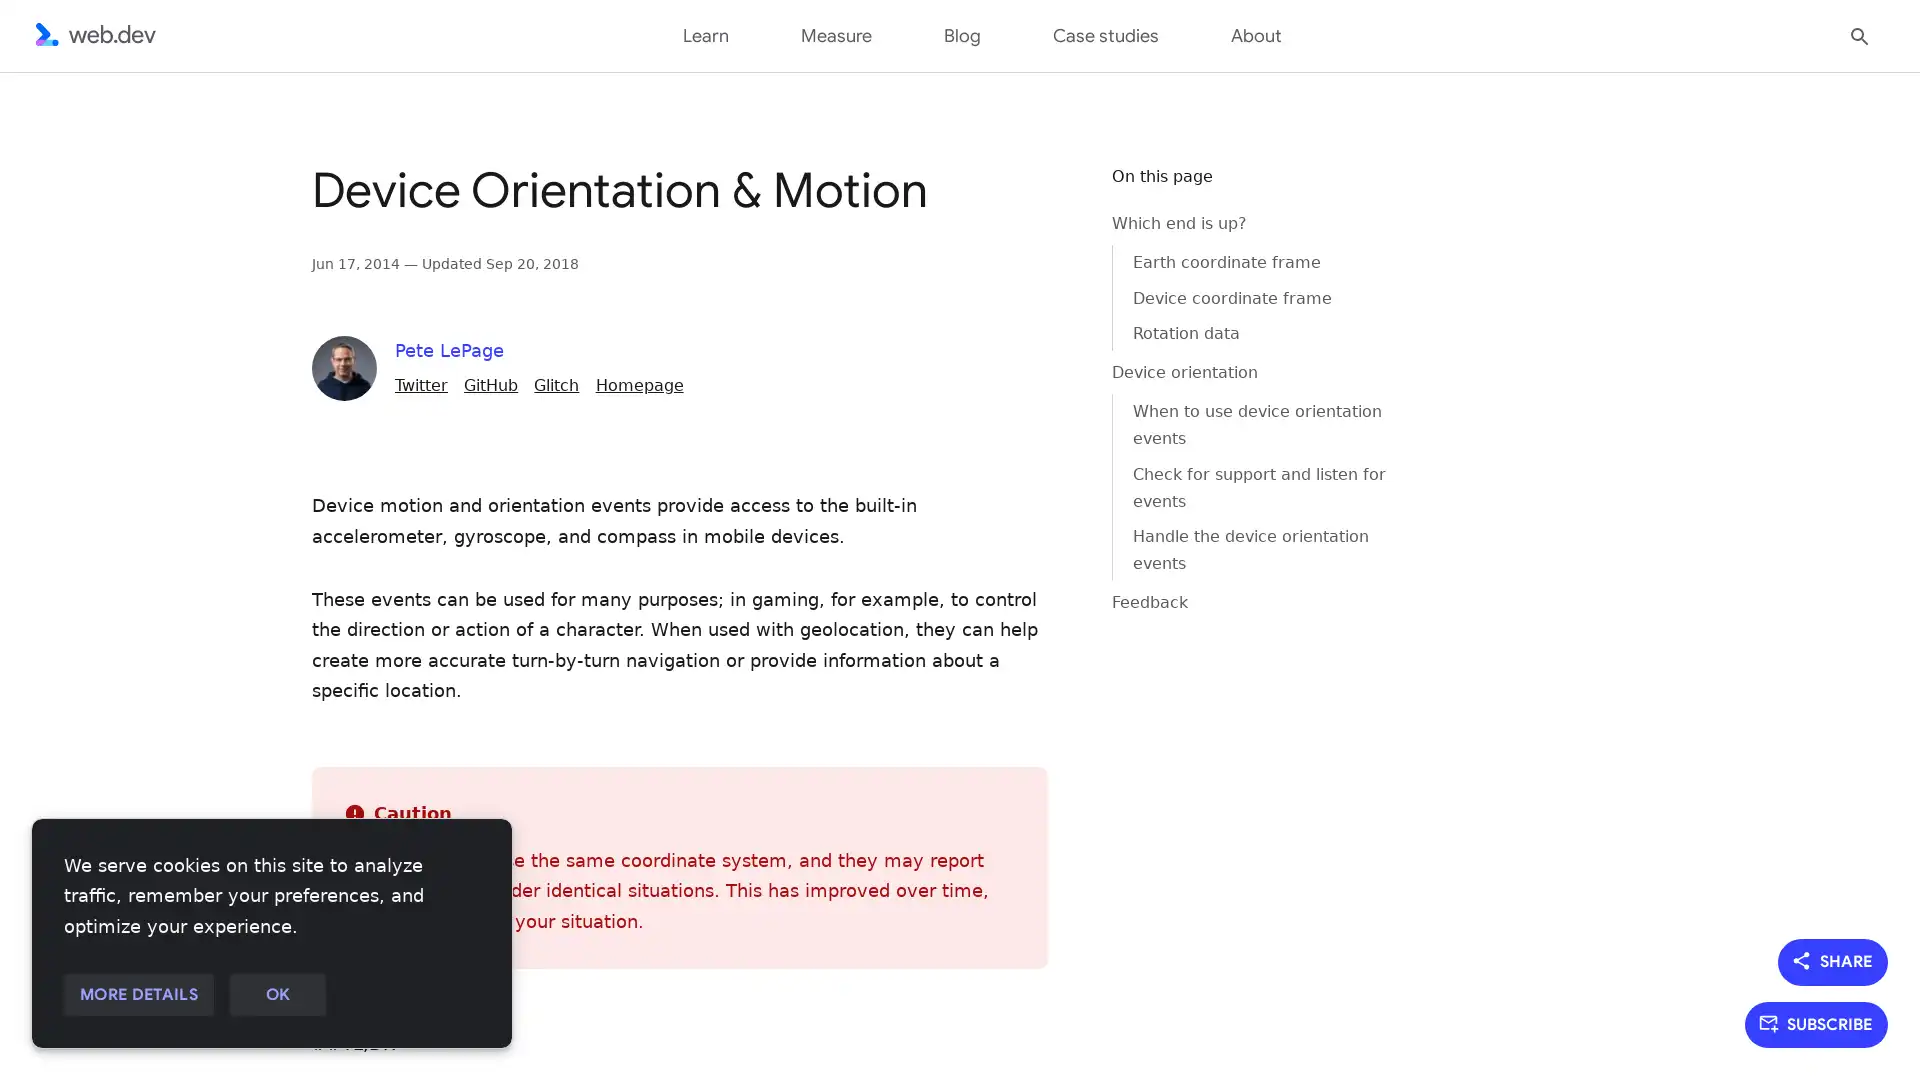 This screenshot has height=1080, width=1920. Describe the element at coordinates (1833, 960) in the screenshot. I see `SHARE` at that location.